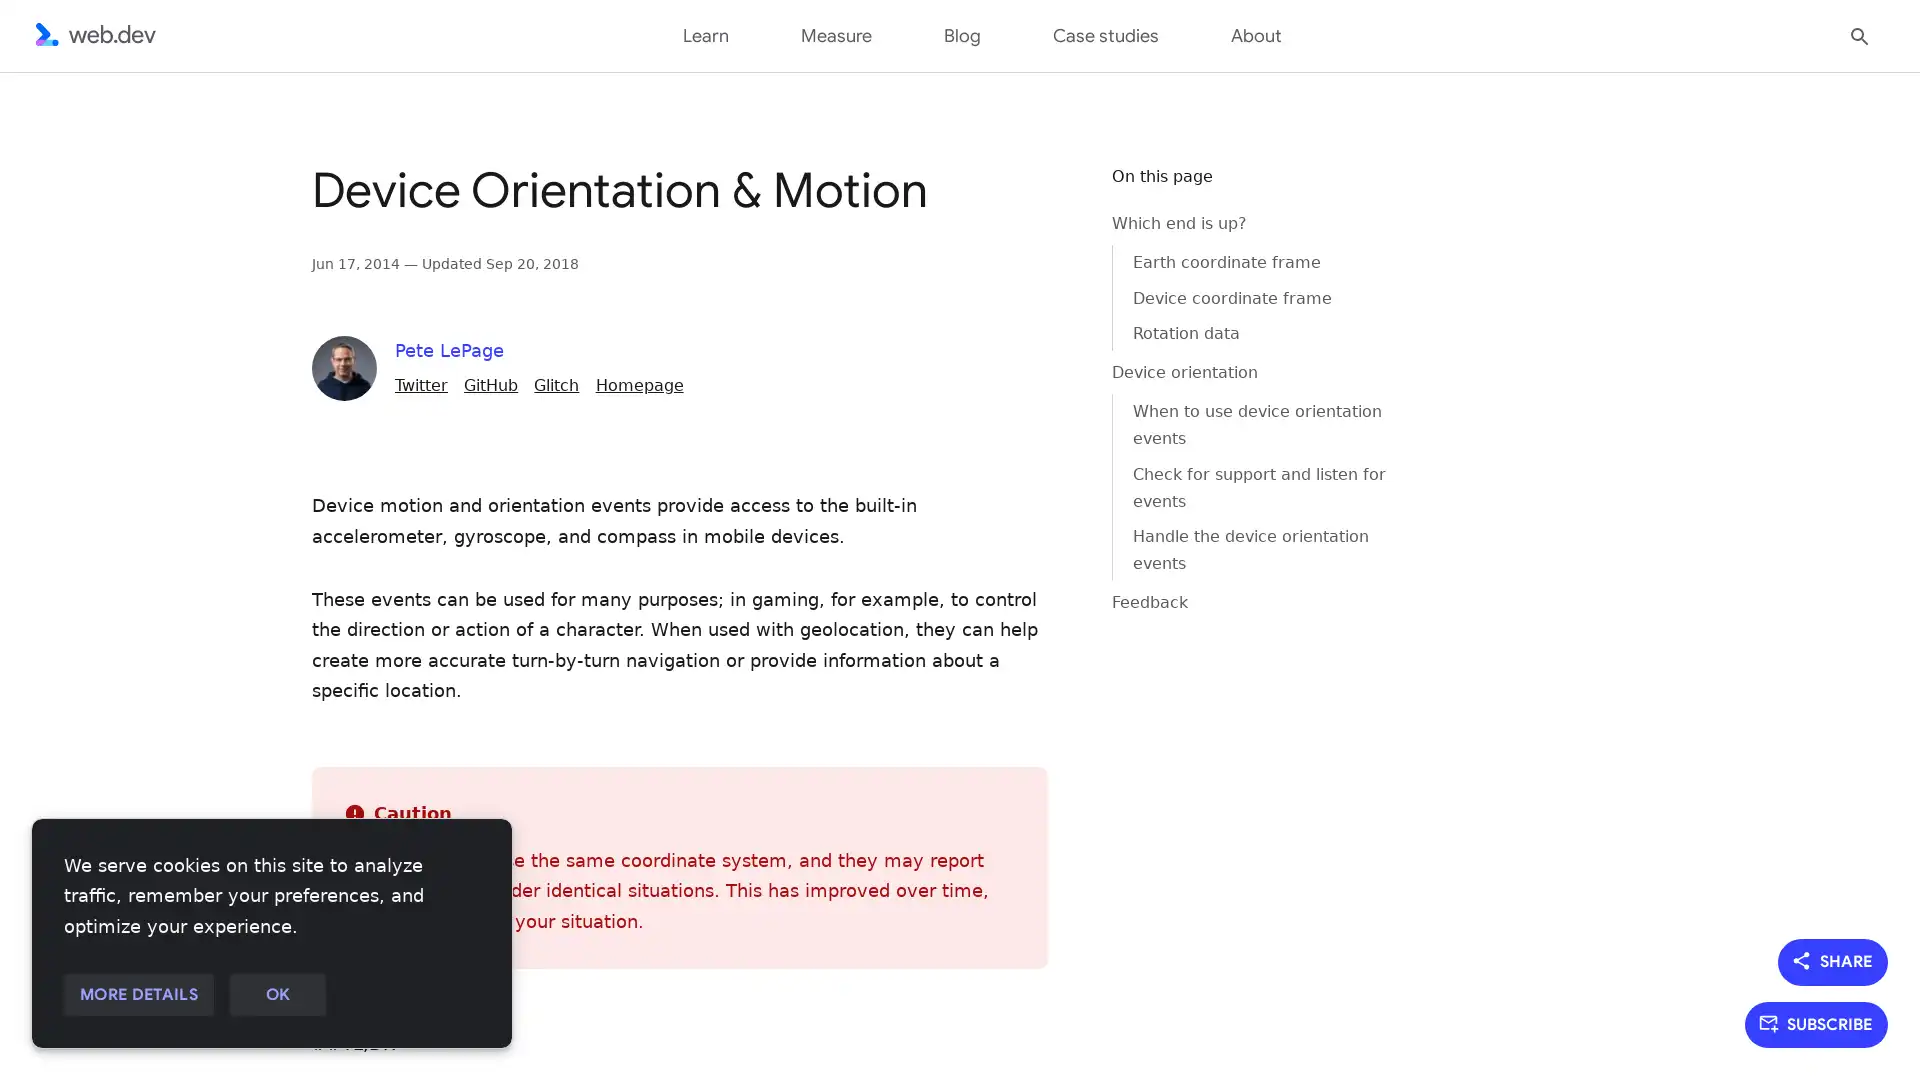 This screenshot has height=1080, width=1920. Describe the element at coordinates (1833, 960) in the screenshot. I see `SHARE` at that location.